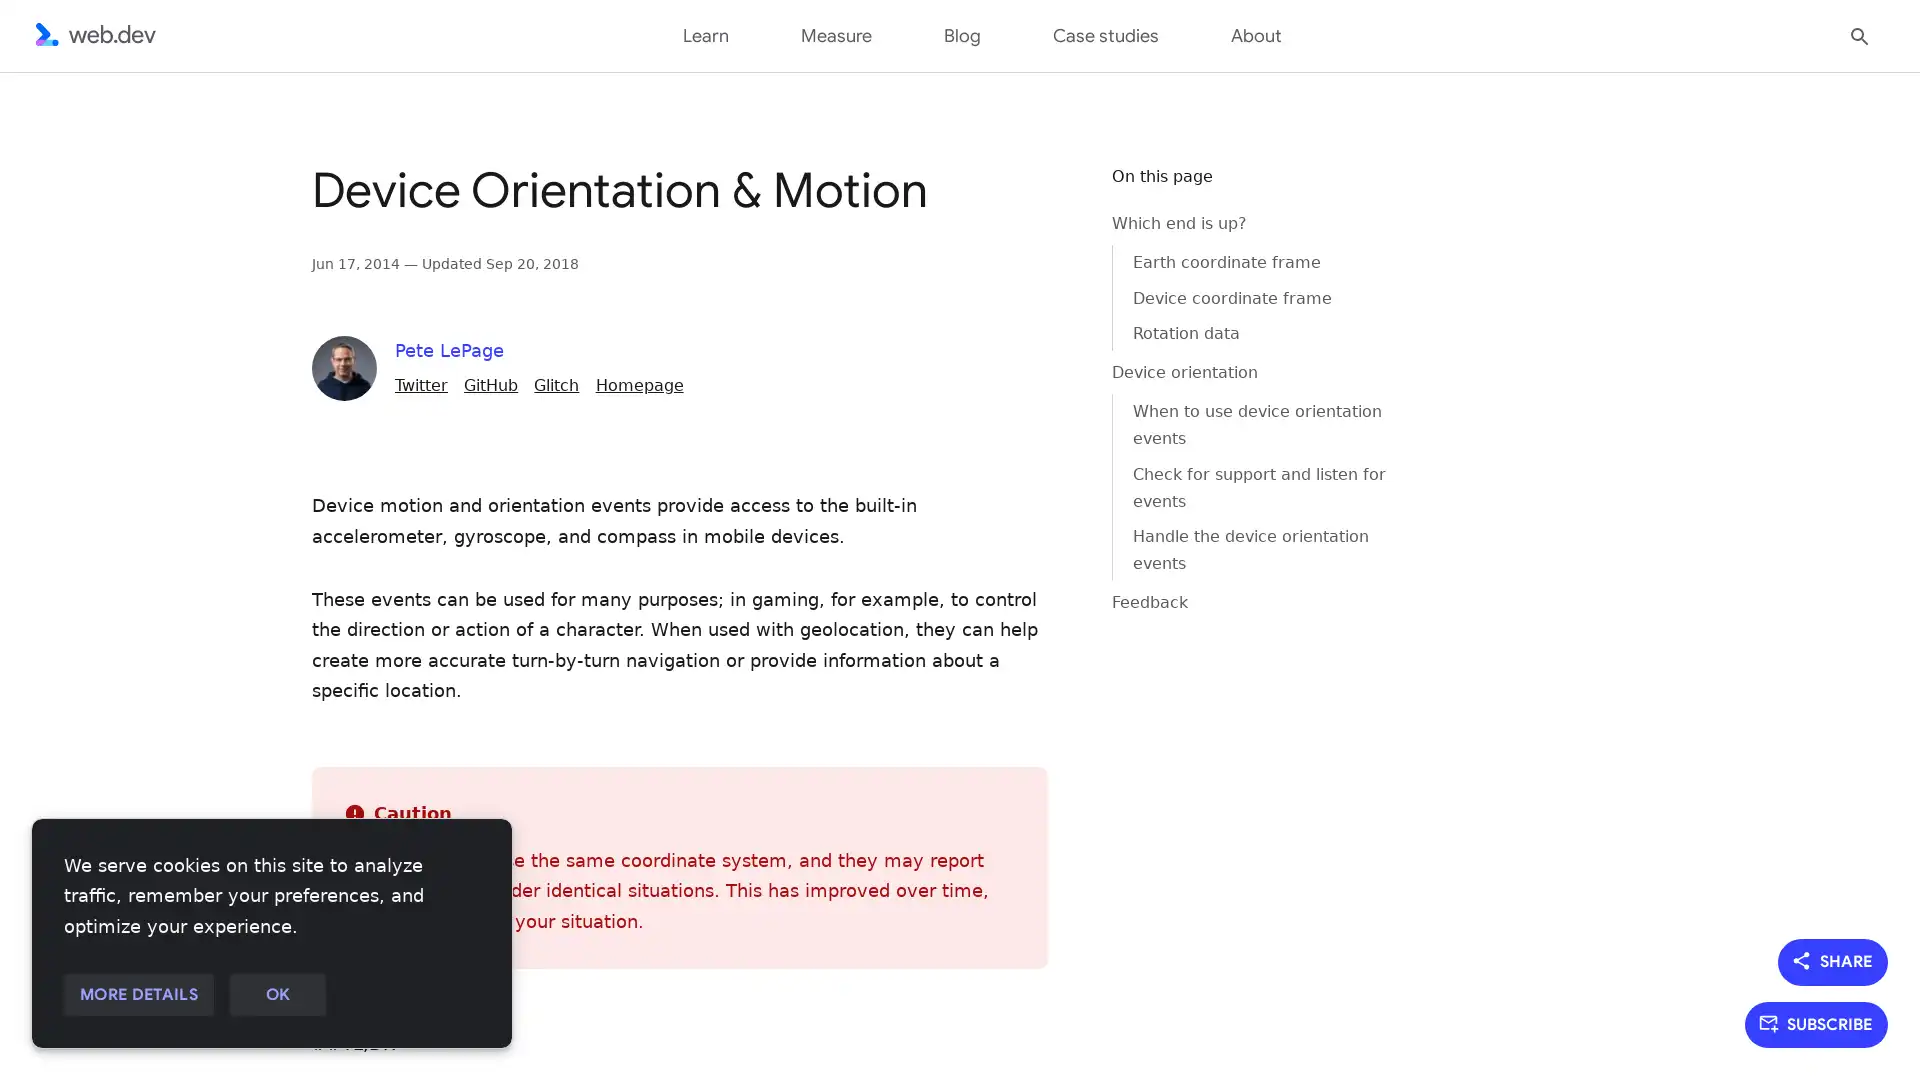 This screenshot has height=1080, width=1920. Describe the element at coordinates (1833, 960) in the screenshot. I see `SHARE` at that location.